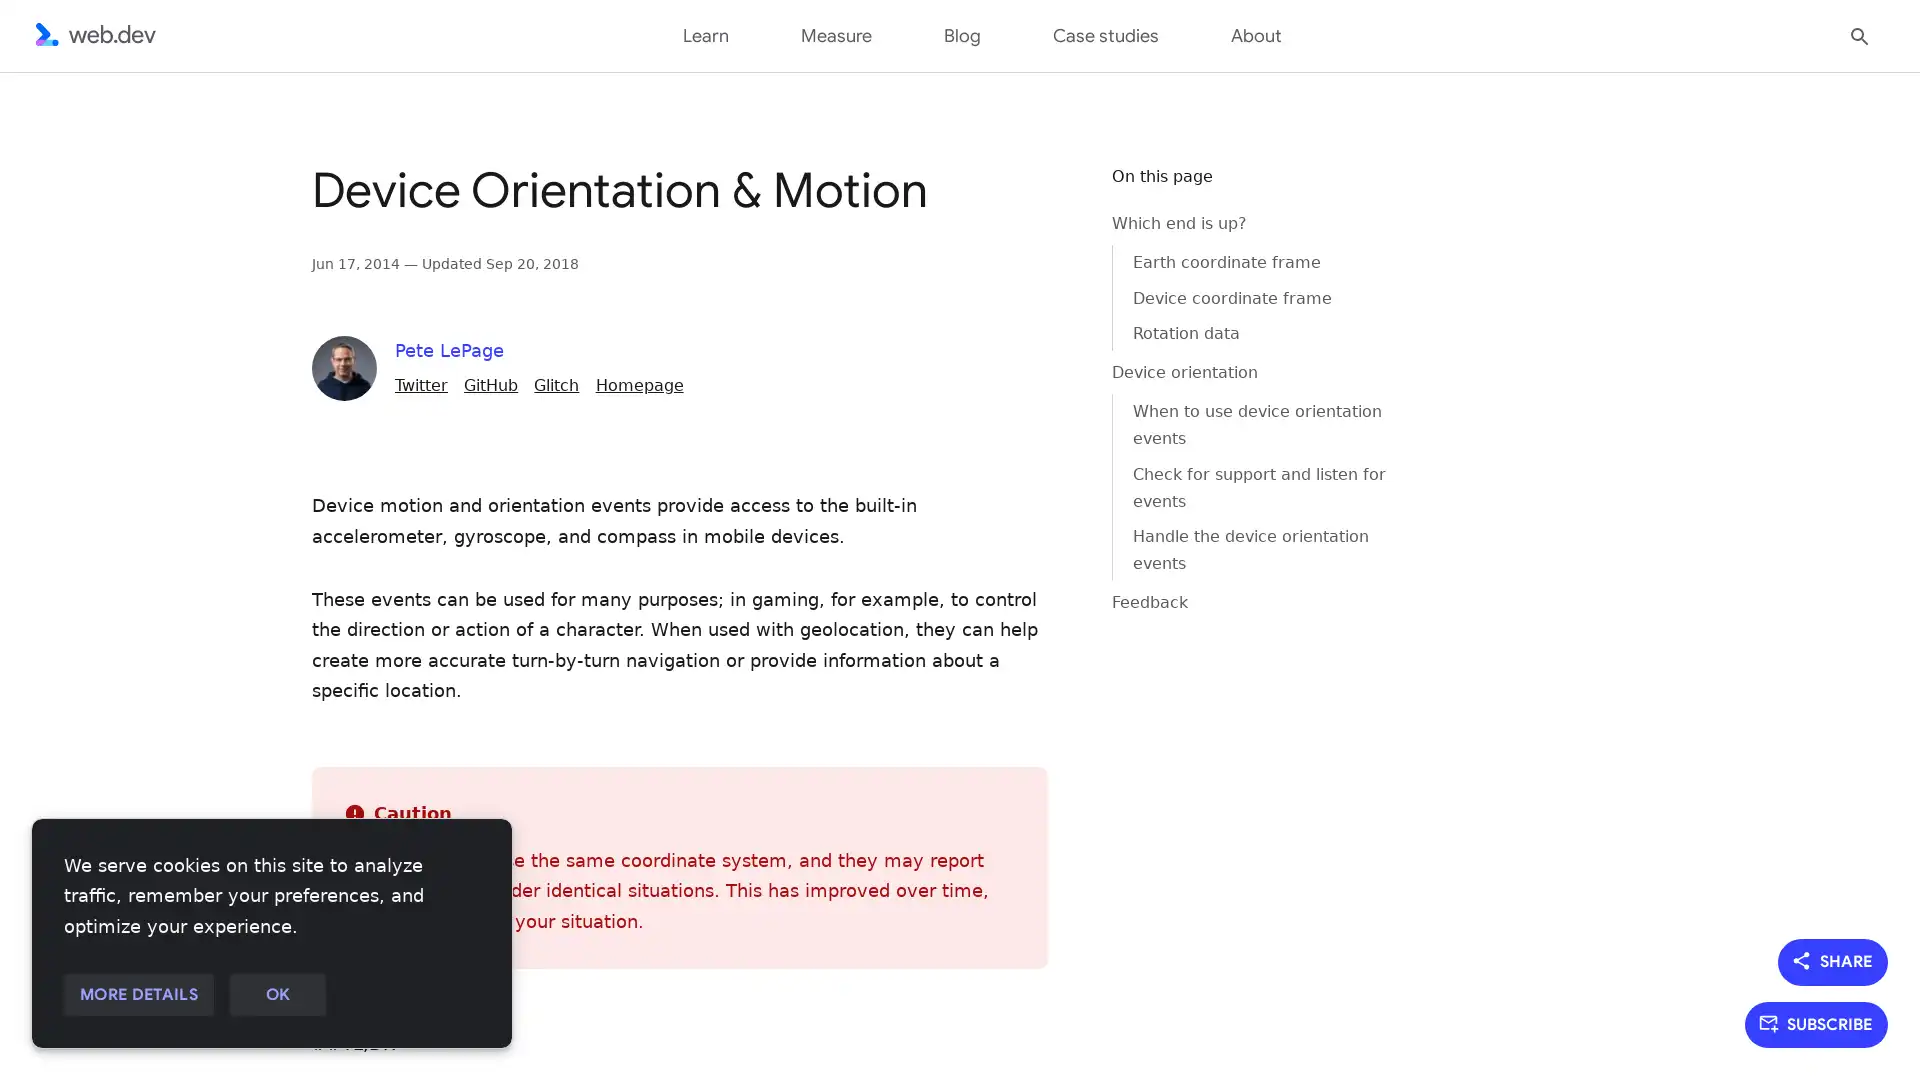 This screenshot has height=1080, width=1920. Describe the element at coordinates (1833, 960) in the screenshot. I see `SHARE` at that location.